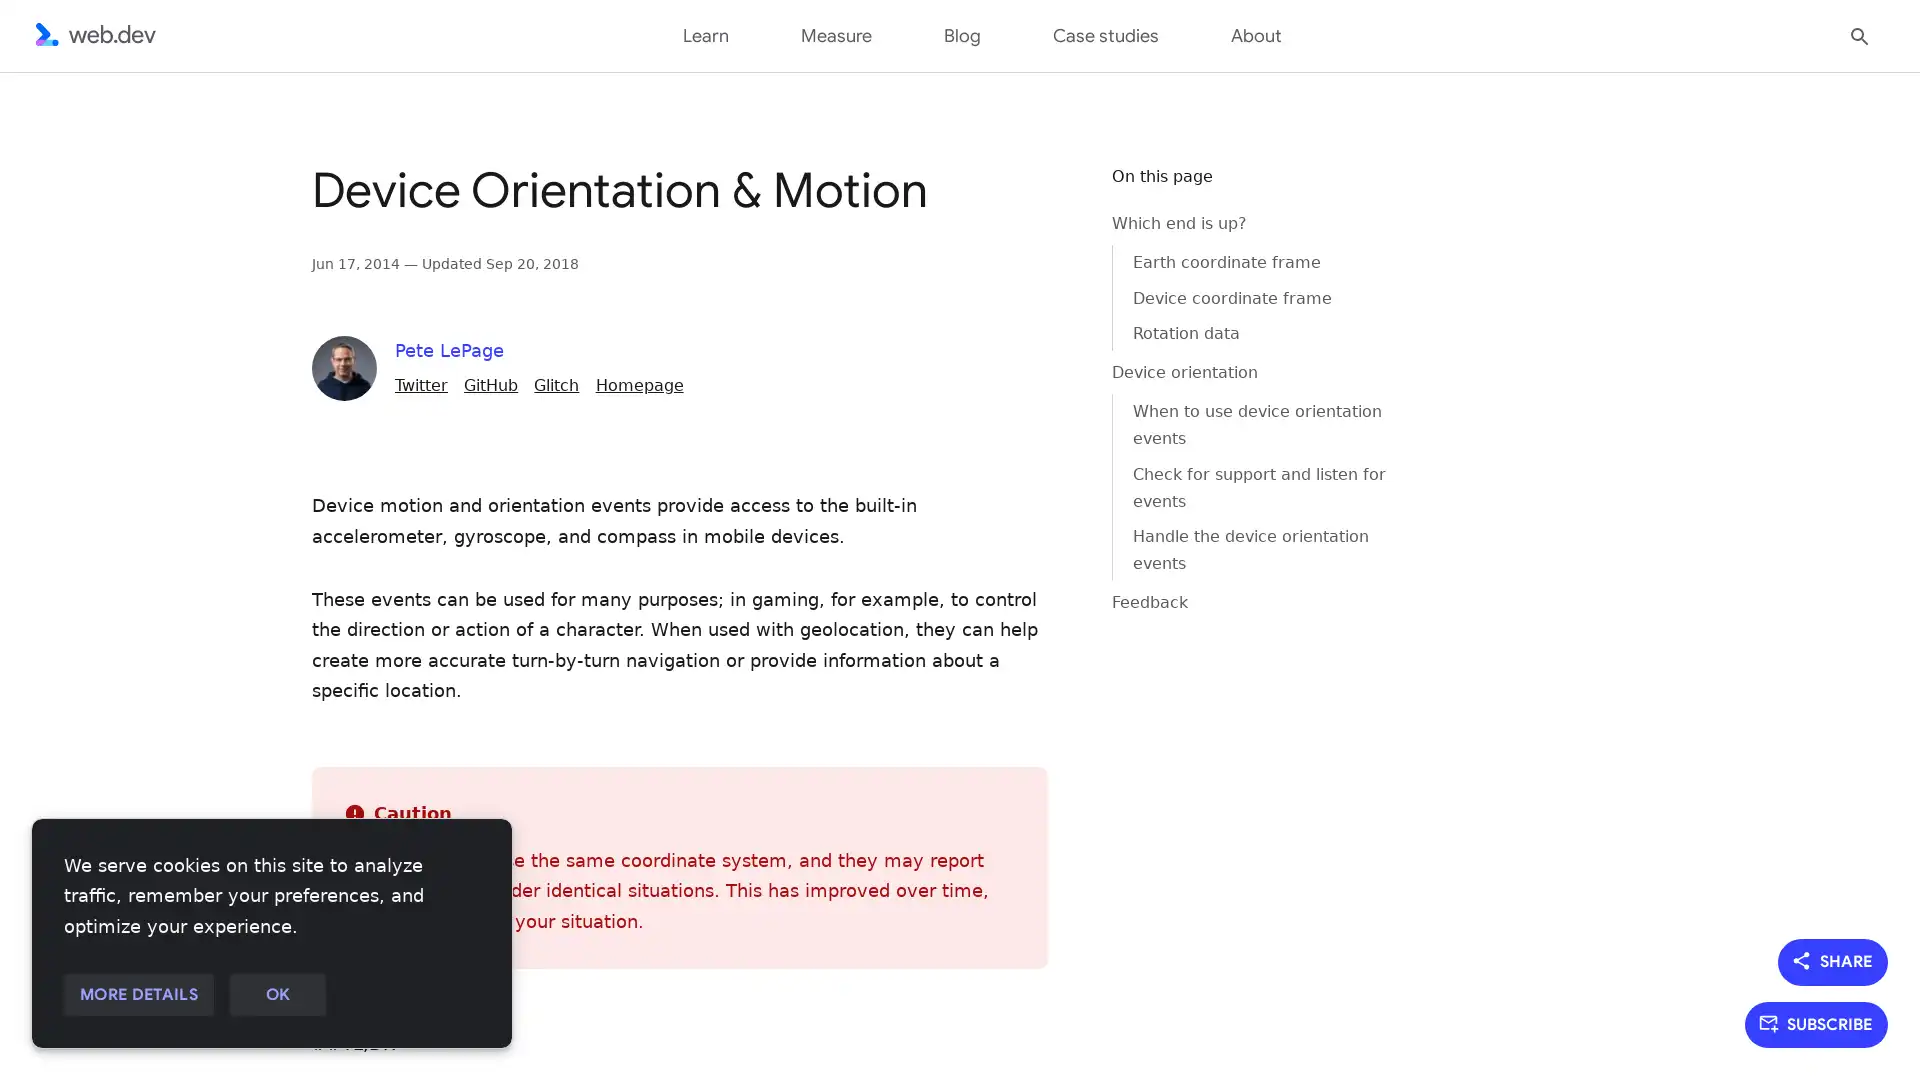 This screenshot has height=1080, width=1920. Describe the element at coordinates (1833, 960) in the screenshot. I see `SHARE` at that location.